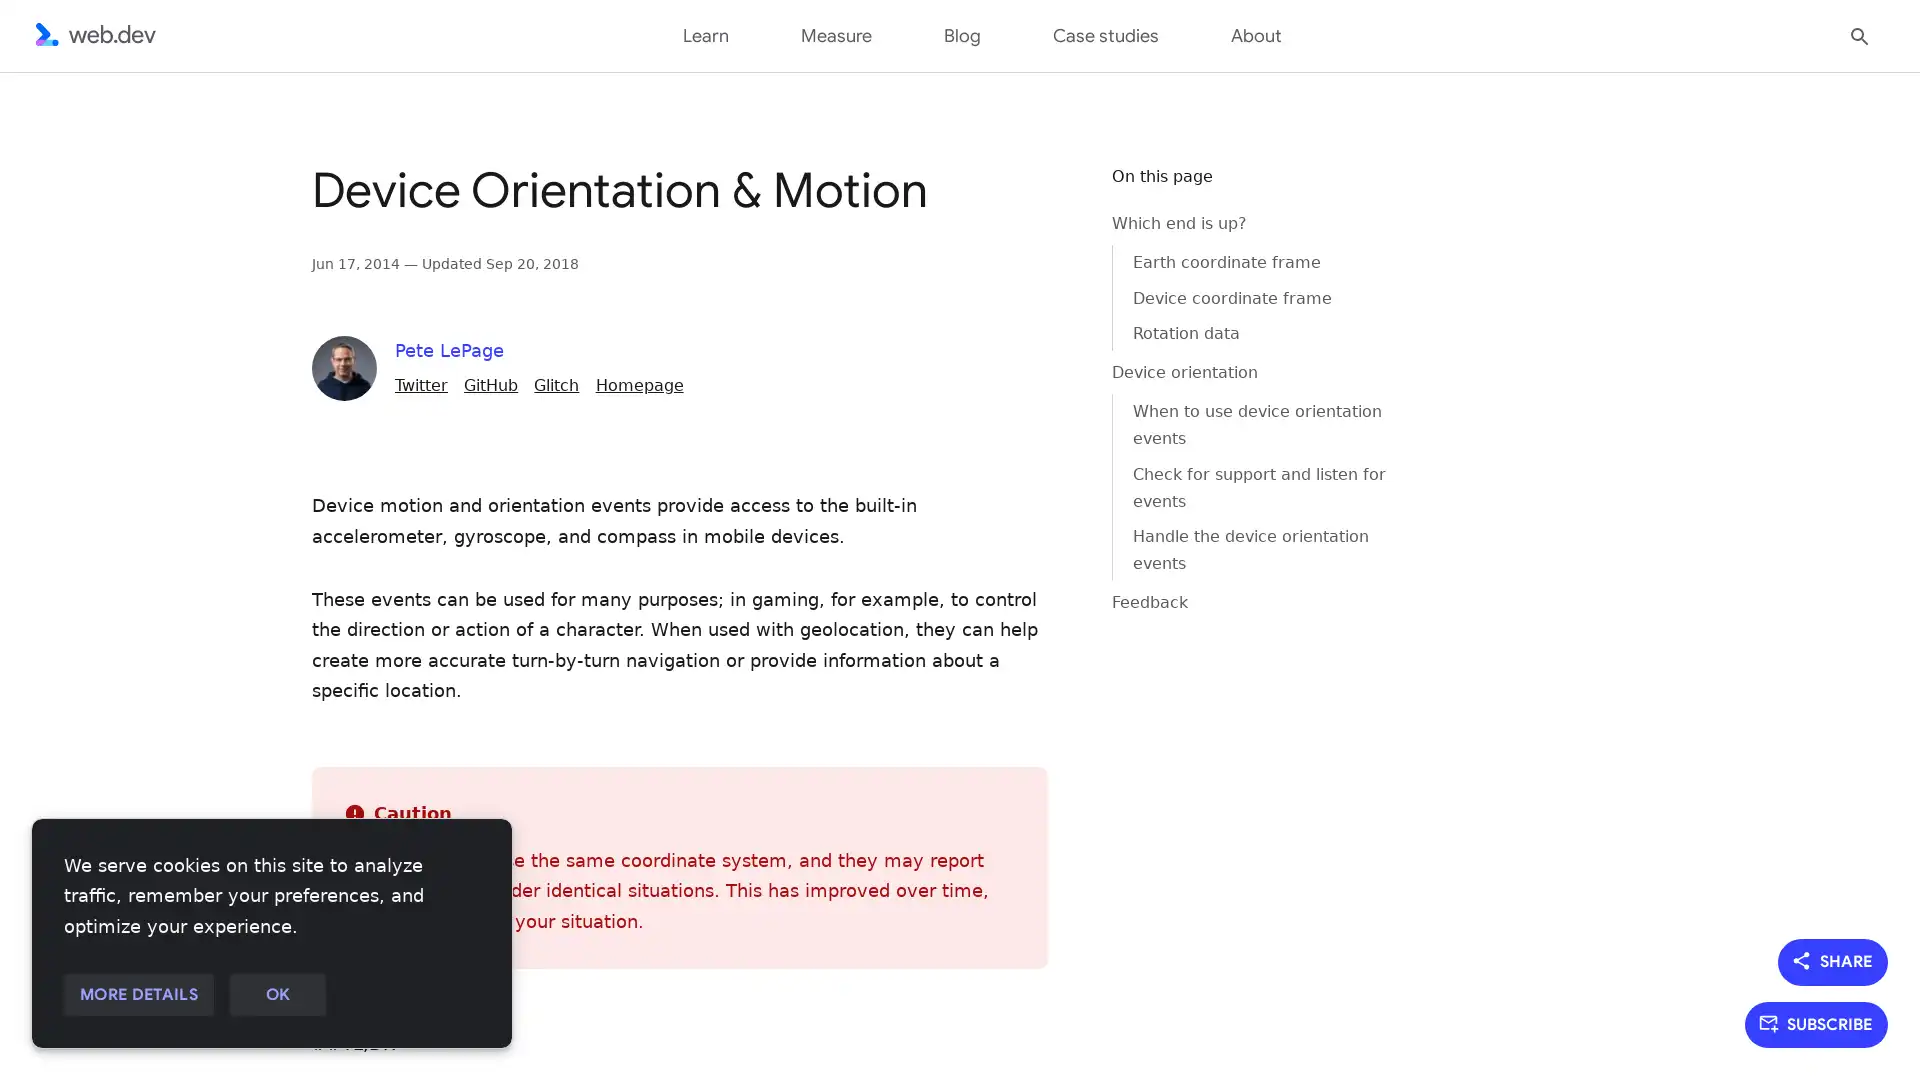 This screenshot has height=1080, width=1920. Describe the element at coordinates (1833, 960) in the screenshot. I see `SHARE` at that location.